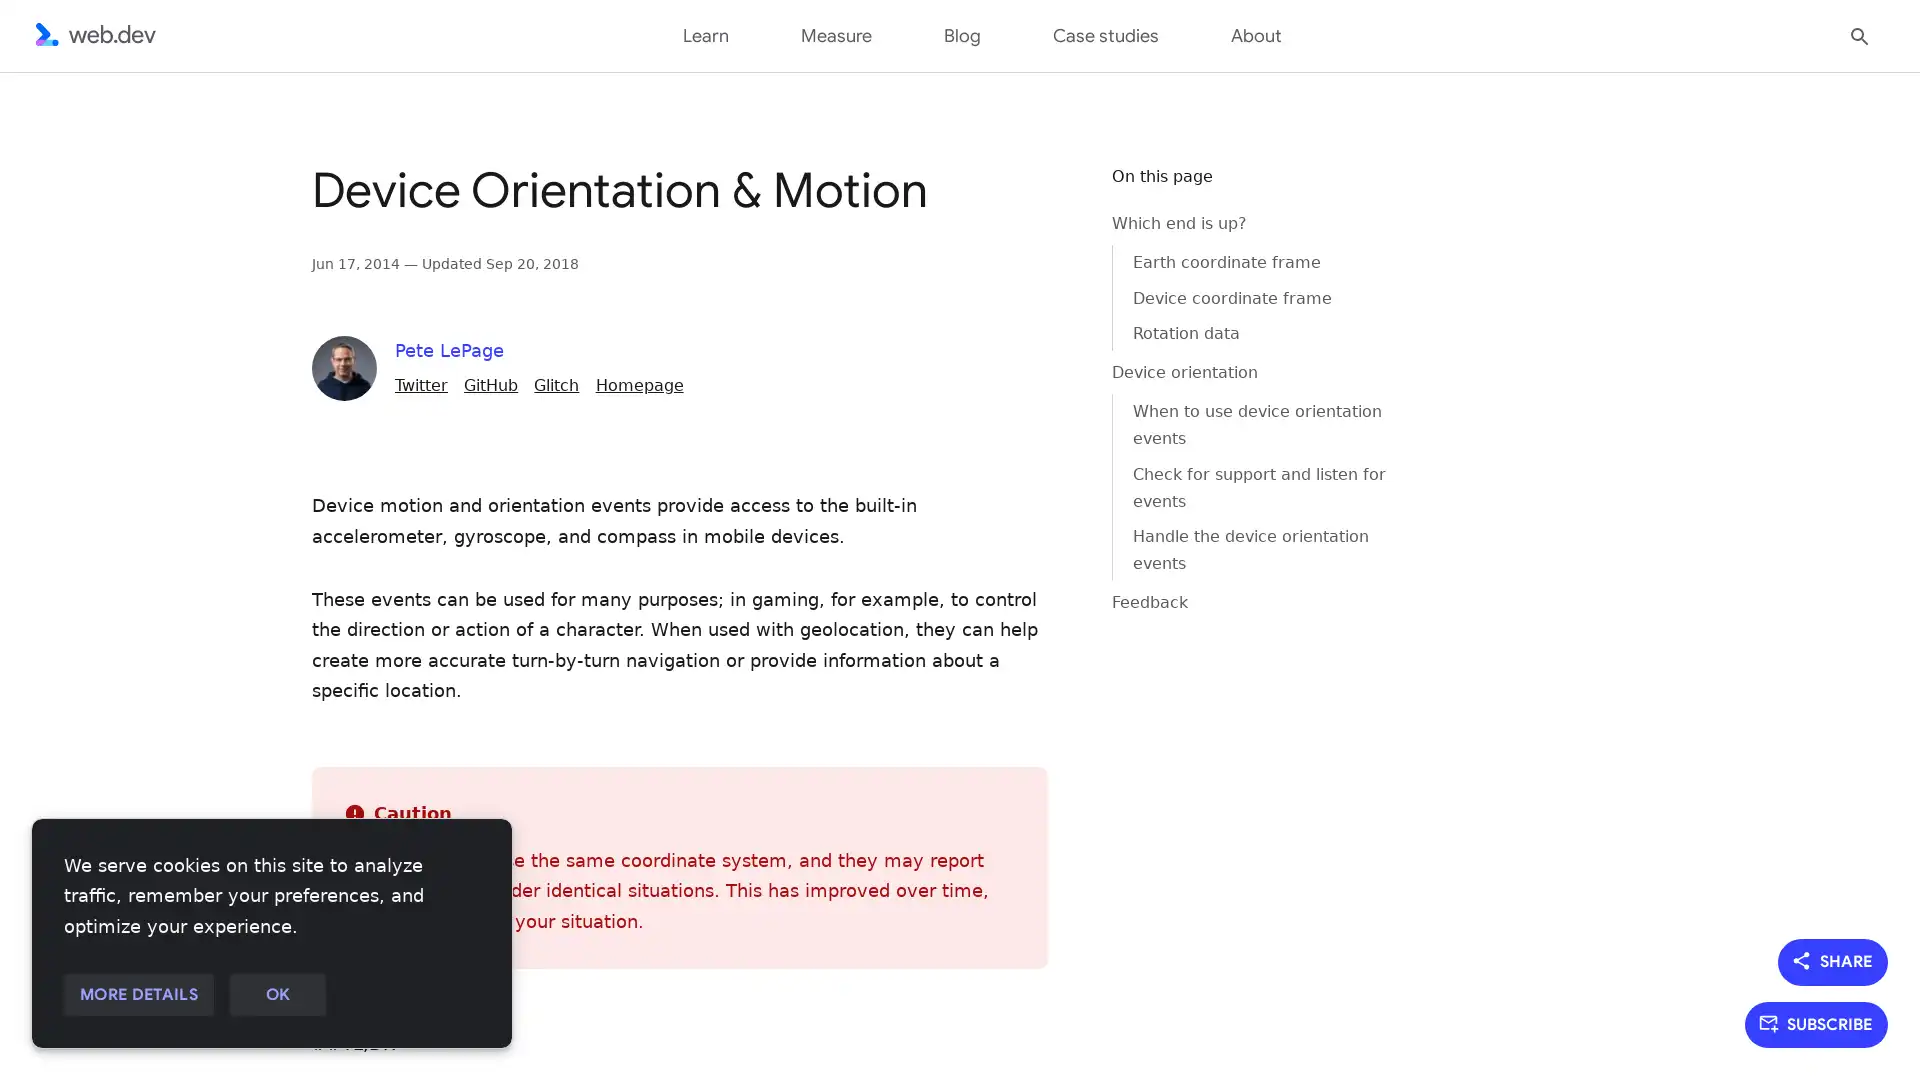 This screenshot has height=1080, width=1920. Describe the element at coordinates (1833, 960) in the screenshot. I see `SHARE` at that location.